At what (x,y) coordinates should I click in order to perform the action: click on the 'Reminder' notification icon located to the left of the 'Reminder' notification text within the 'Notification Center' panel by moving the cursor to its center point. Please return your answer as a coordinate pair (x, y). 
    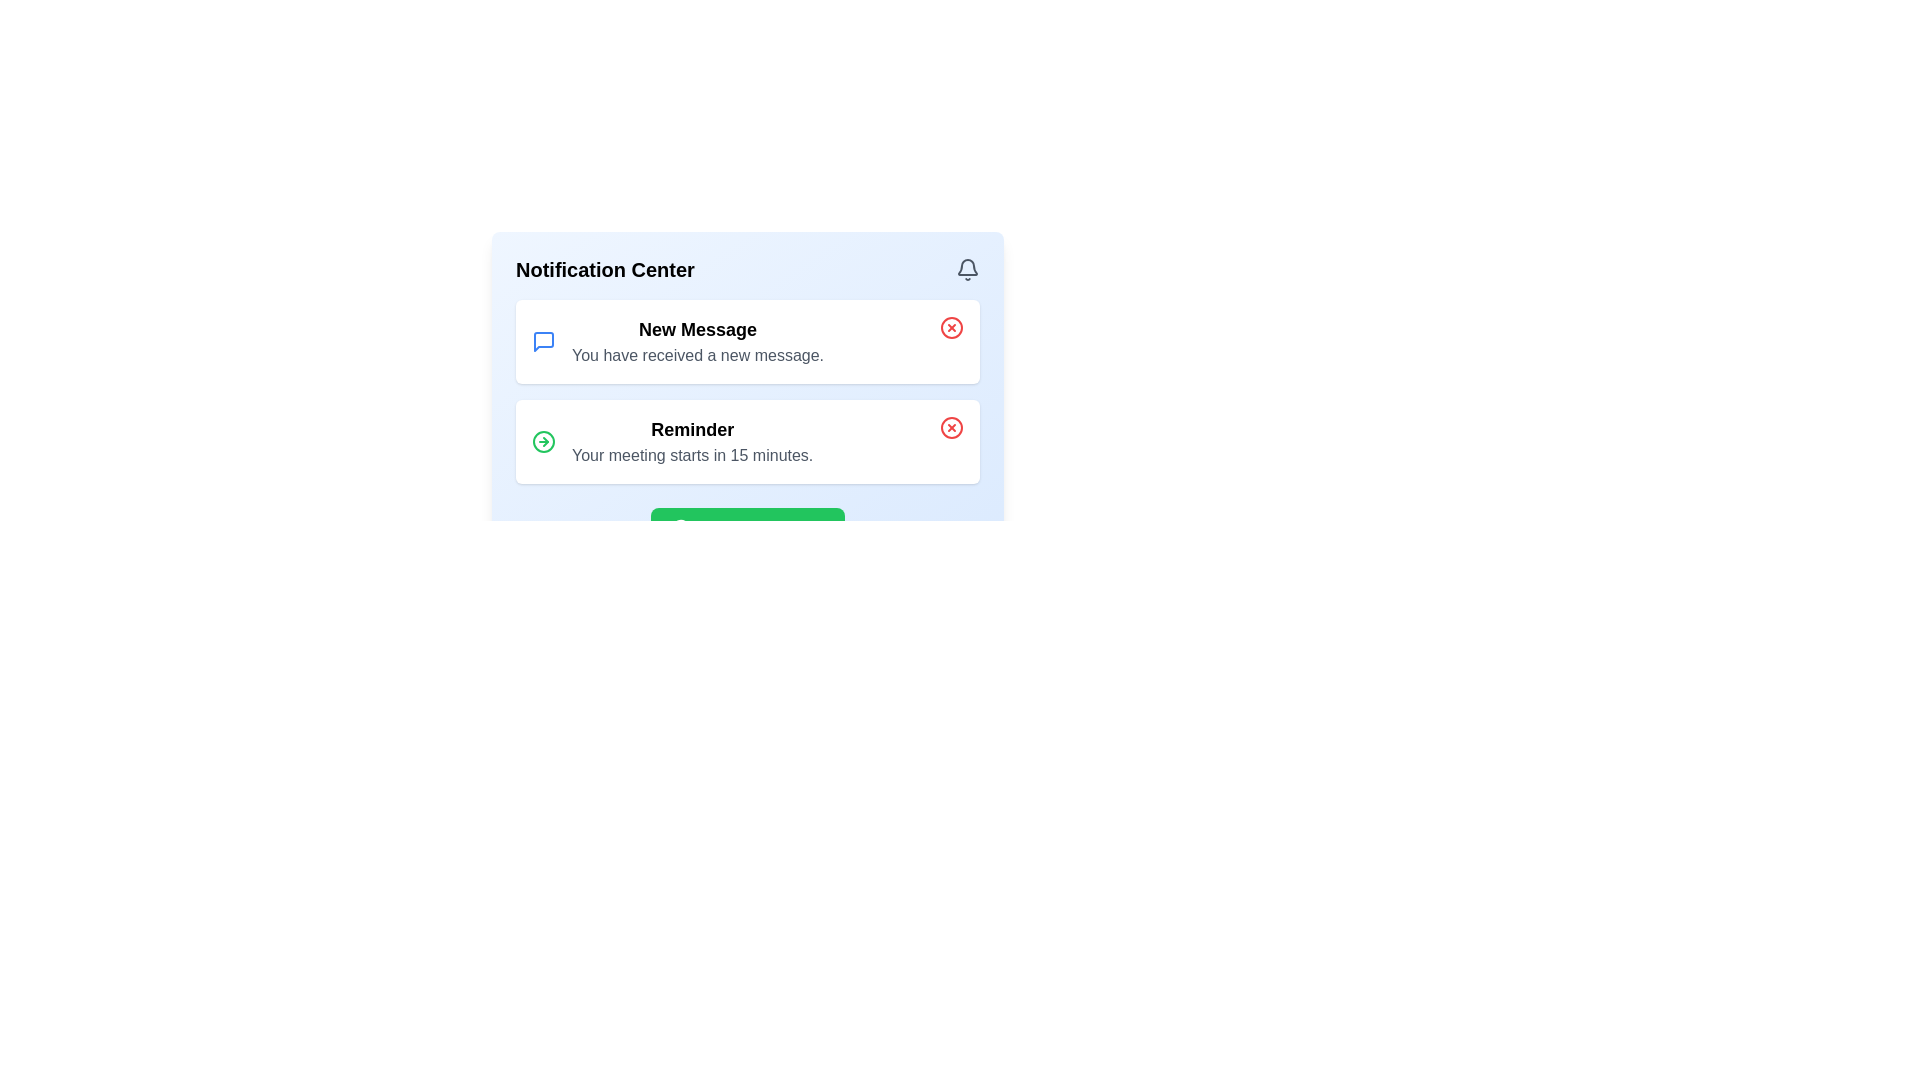
    Looking at the image, I should click on (543, 441).